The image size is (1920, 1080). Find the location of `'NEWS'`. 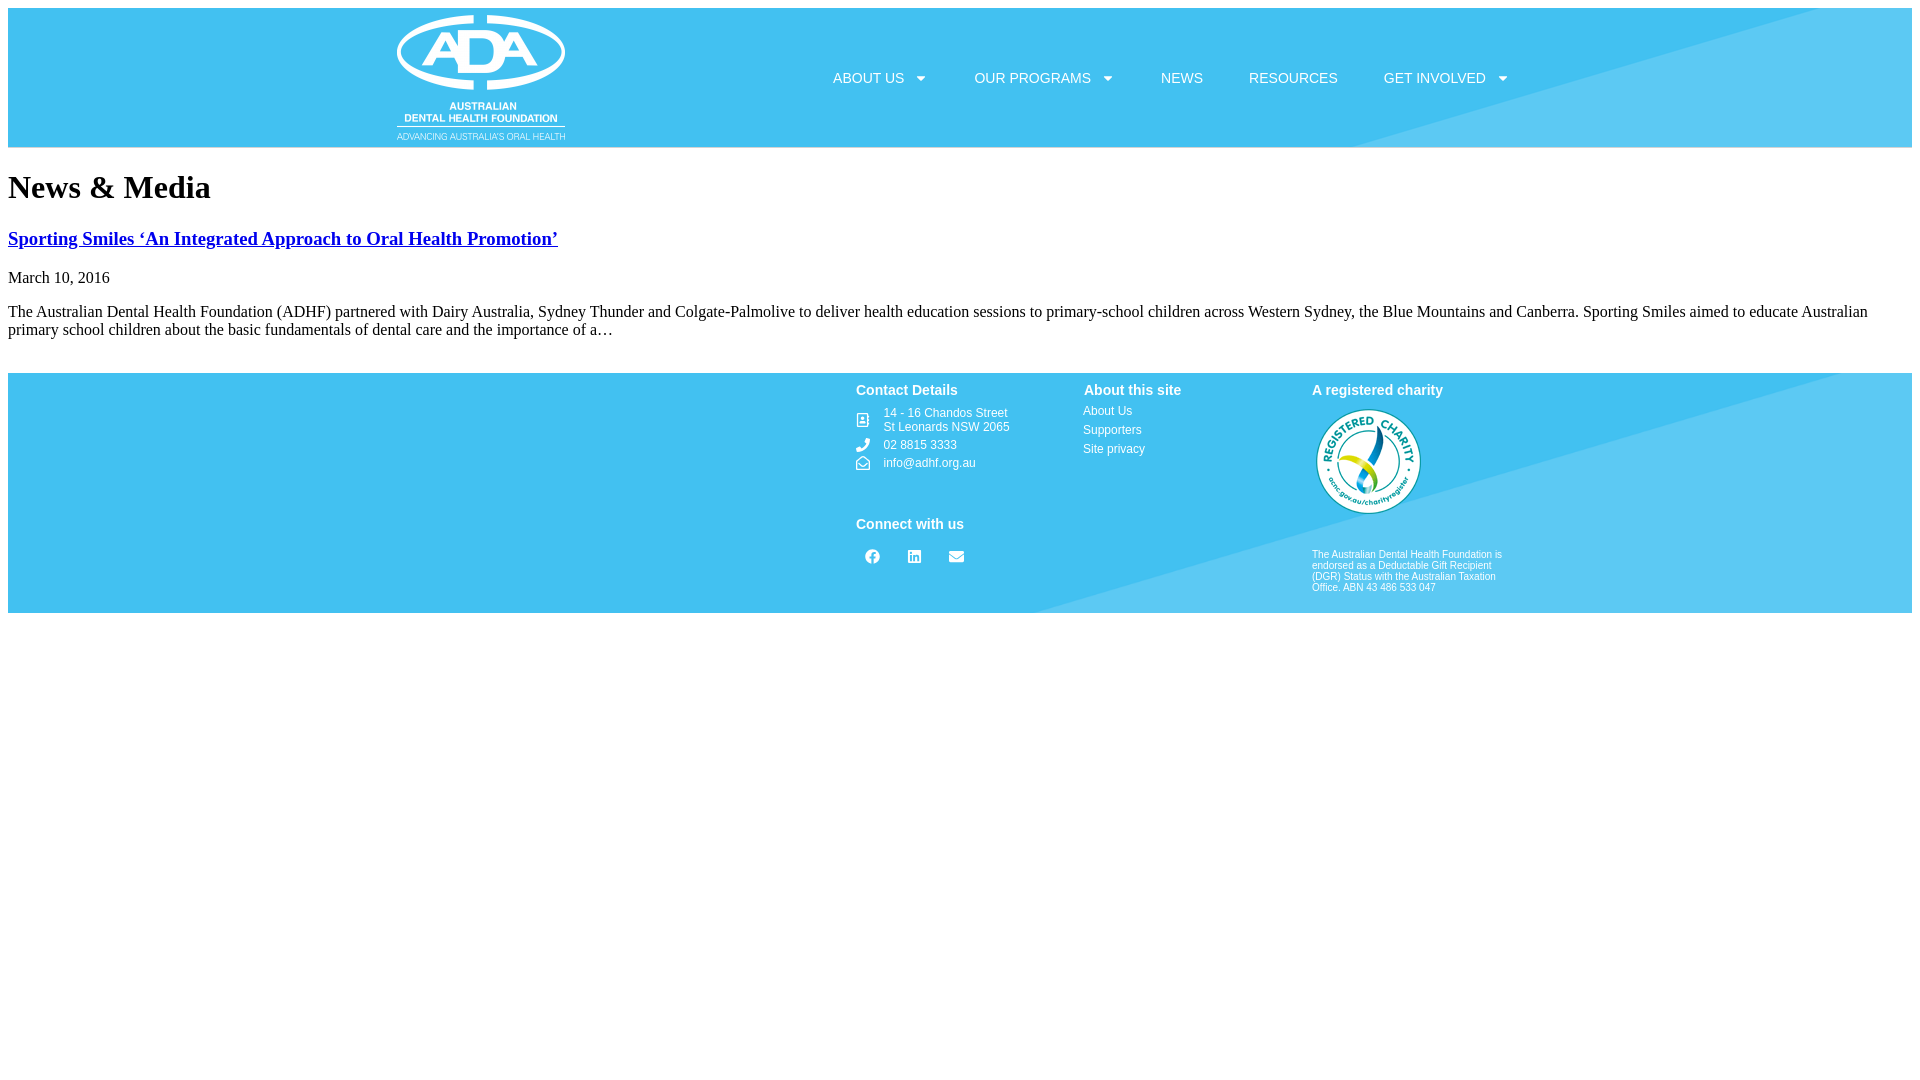

'NEWS' is located at coordinates (1181, 76).